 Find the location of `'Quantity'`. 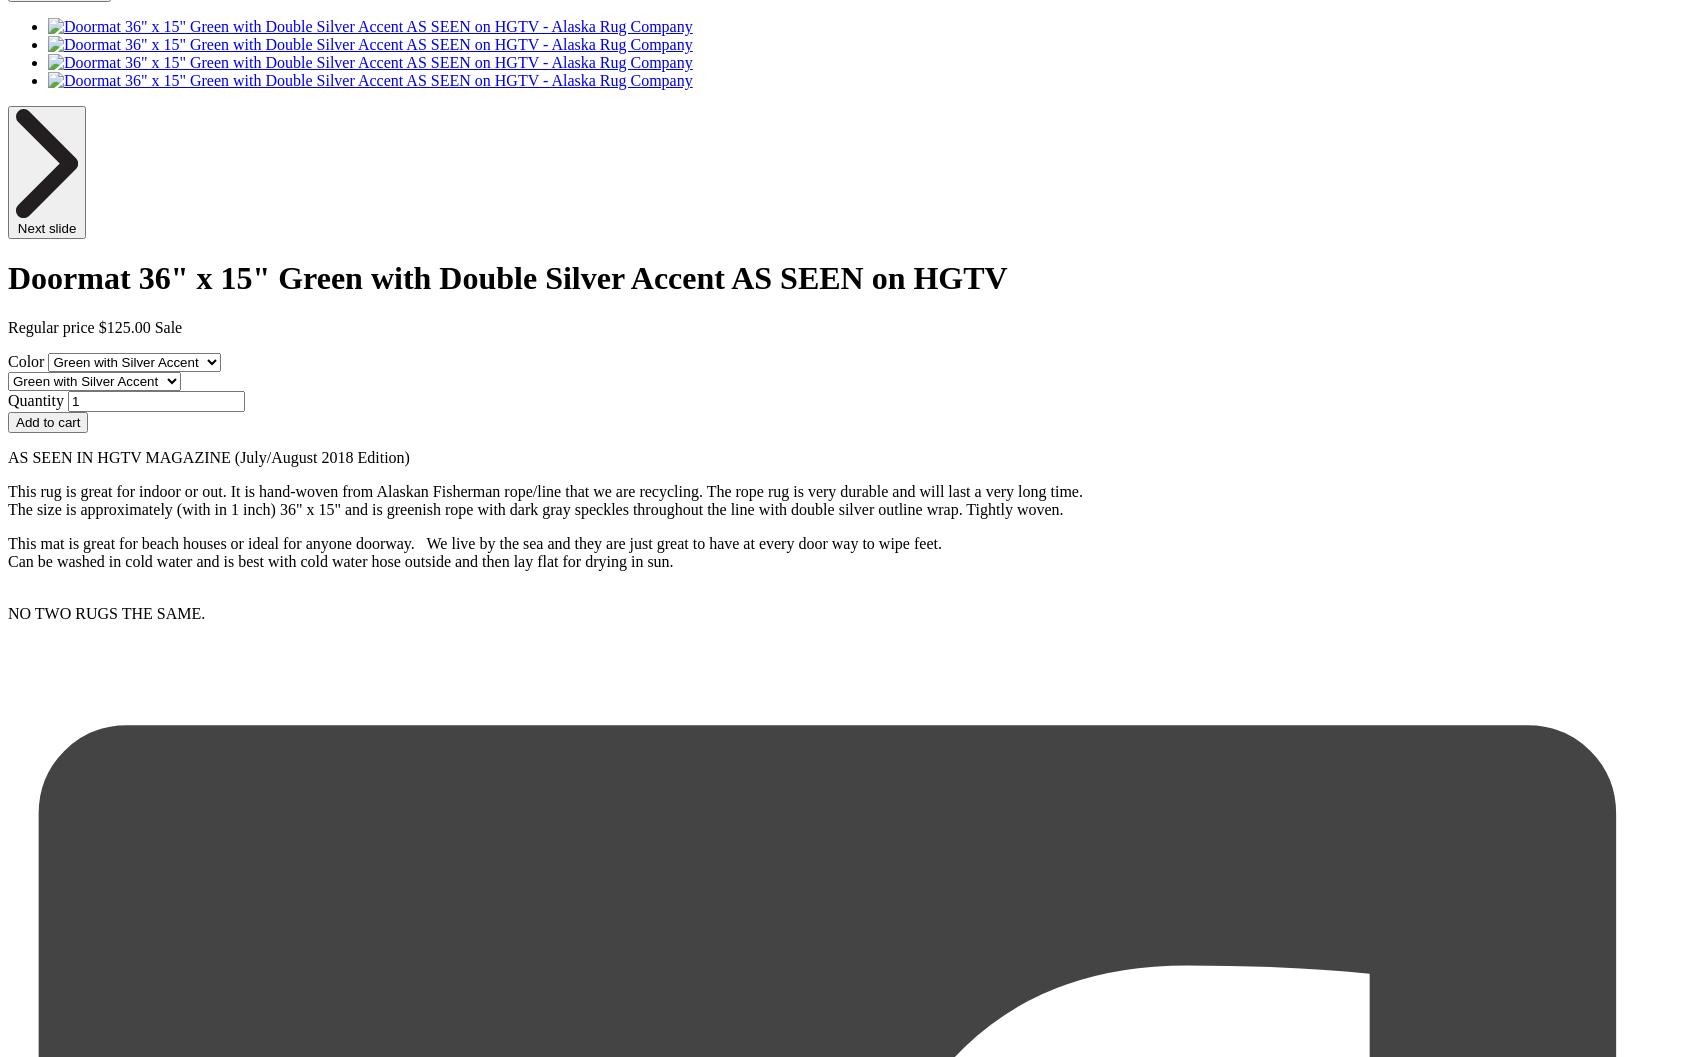

'Quantity' is located at coordinates (36, 398).